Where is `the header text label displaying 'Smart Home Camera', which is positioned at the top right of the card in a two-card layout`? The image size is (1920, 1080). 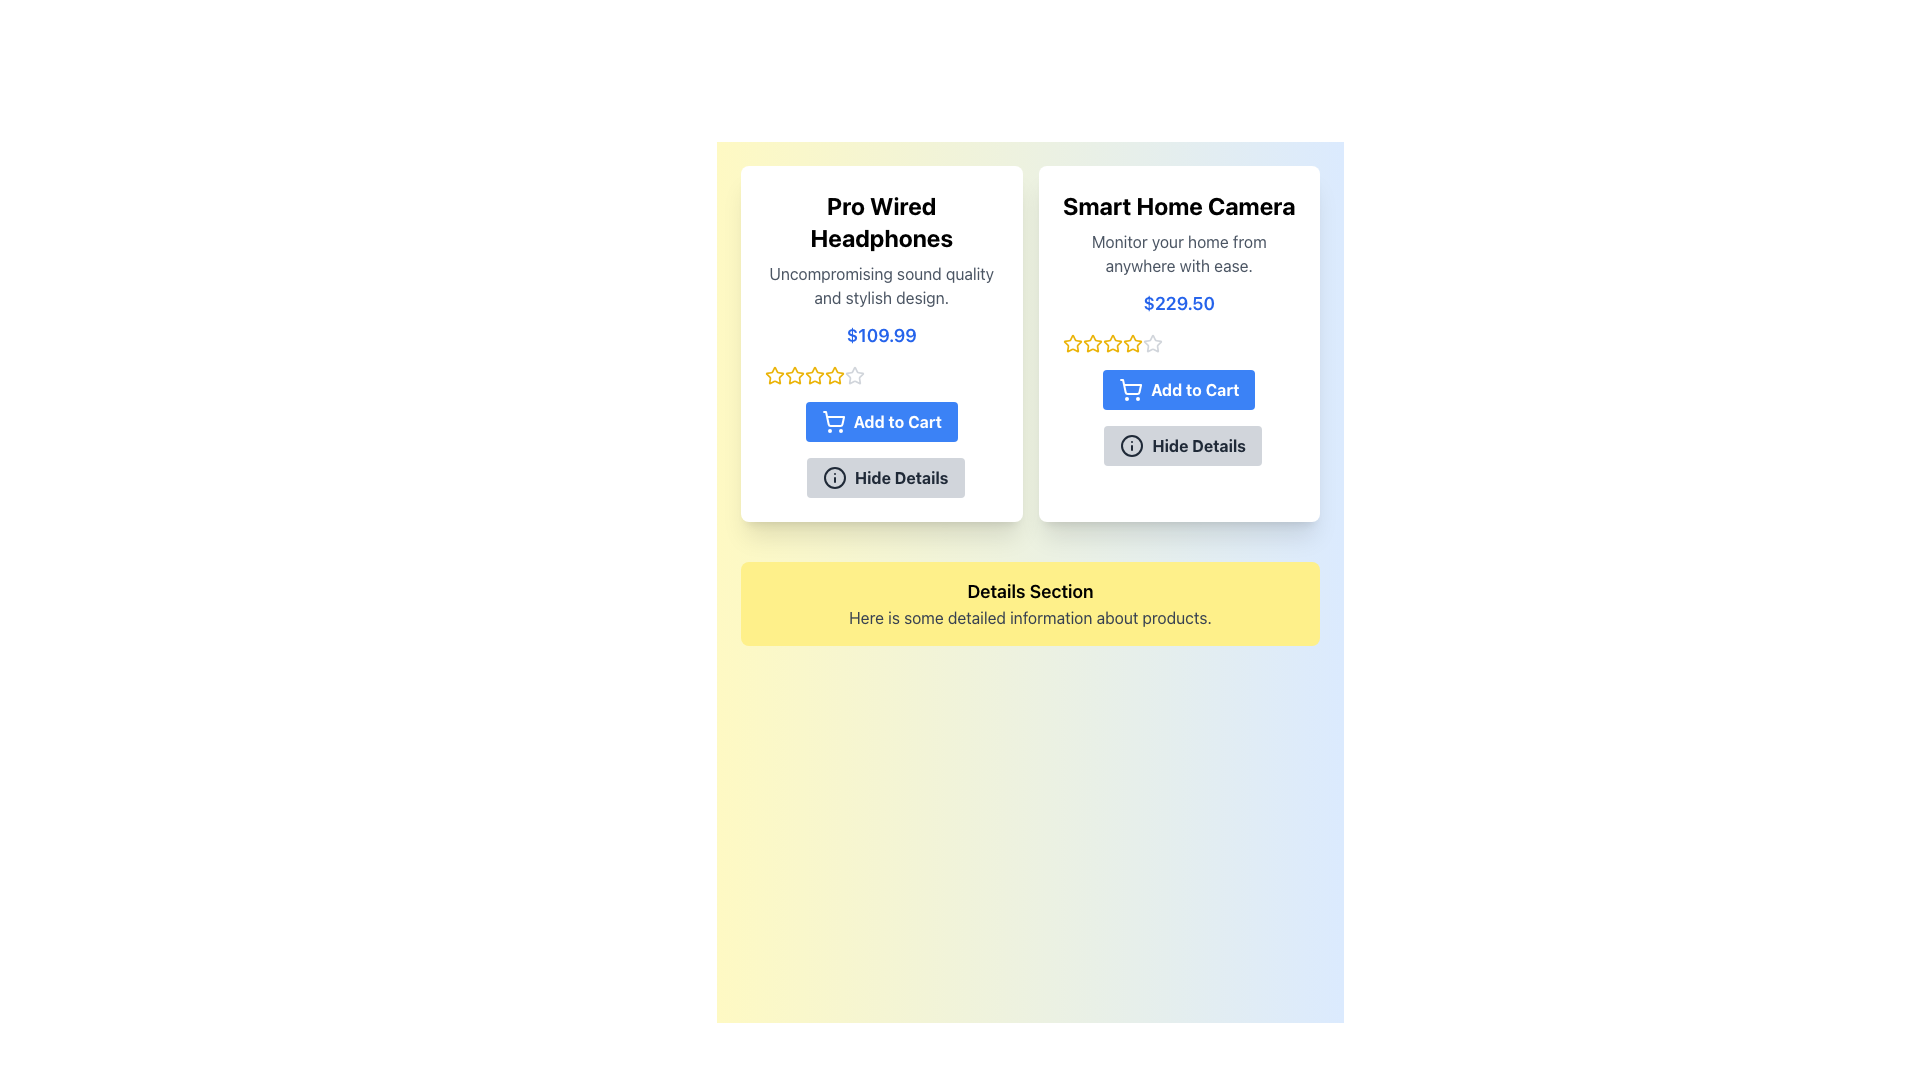
the header text label displaying 'Smart Home Camera', which is positioned at the top right of the card in a two-card layout is located at coordinates (1179, 205).